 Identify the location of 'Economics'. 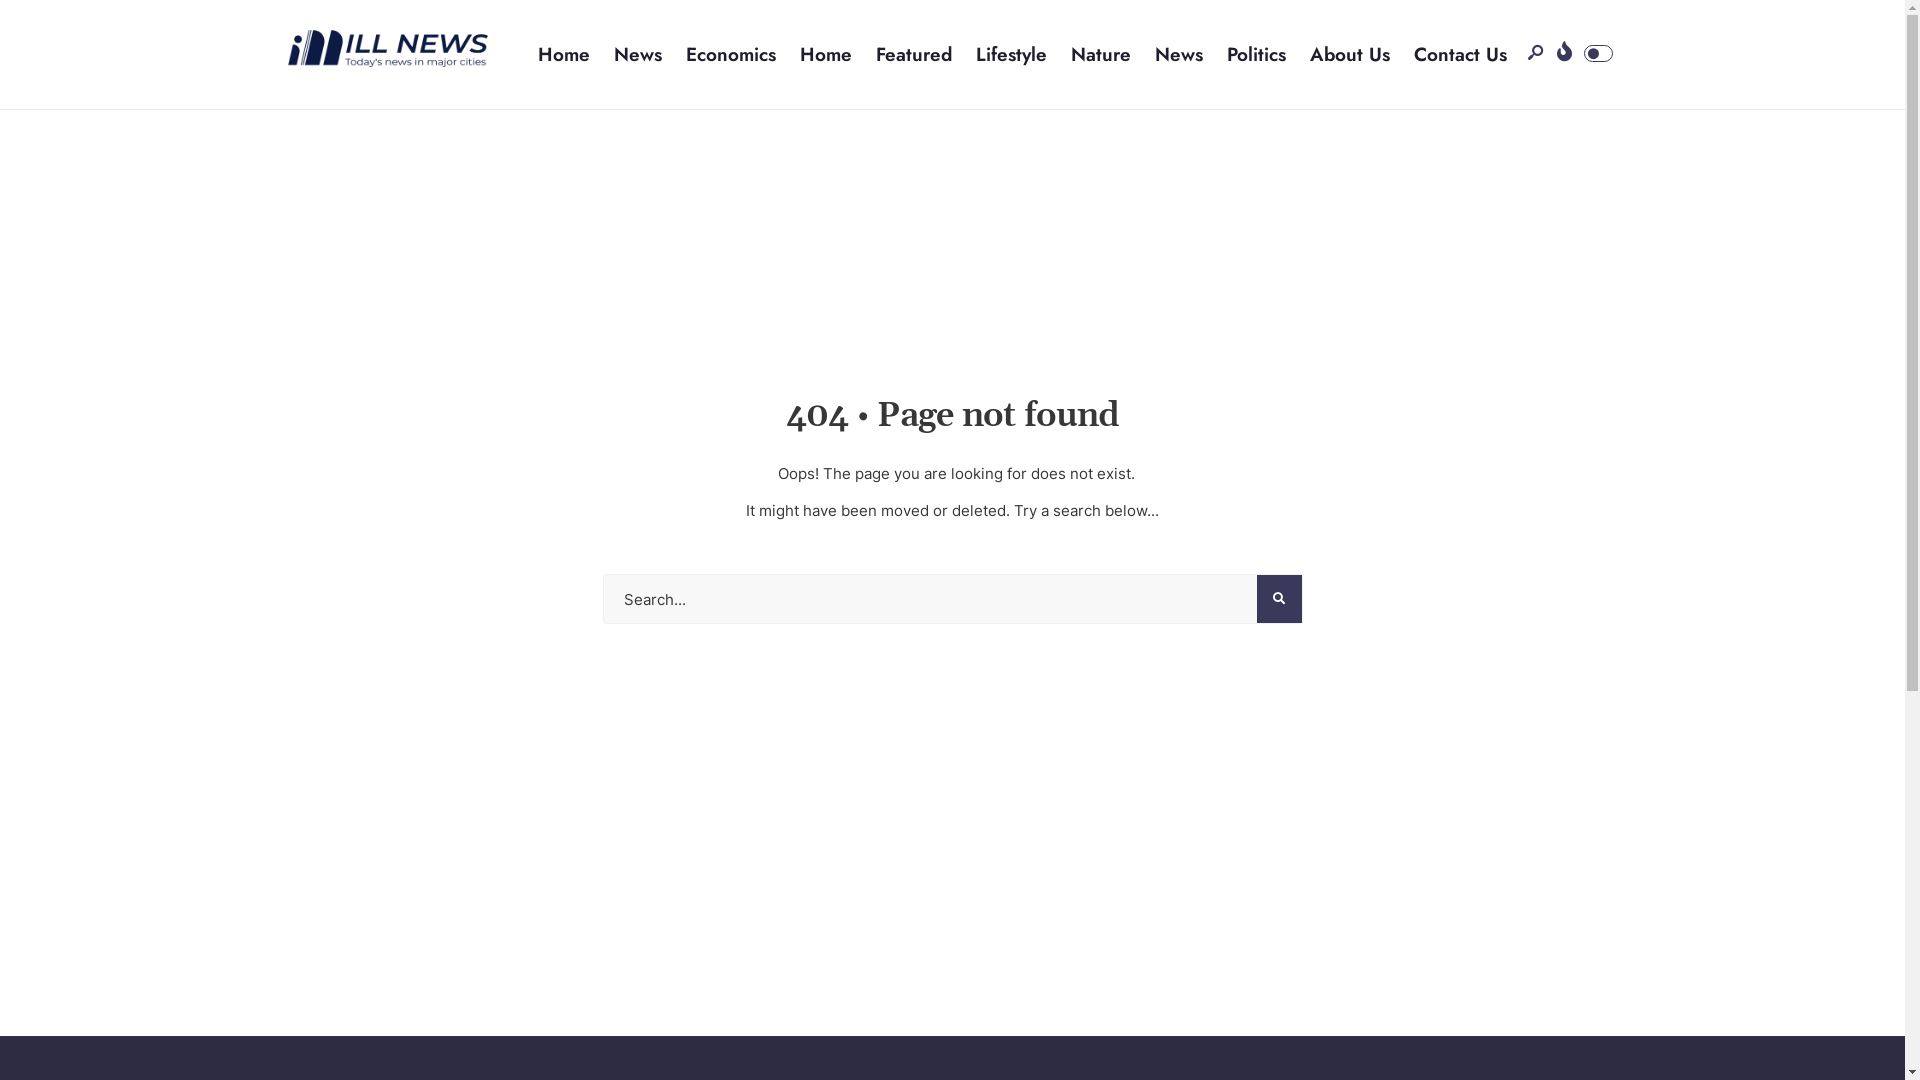
(729, 53).